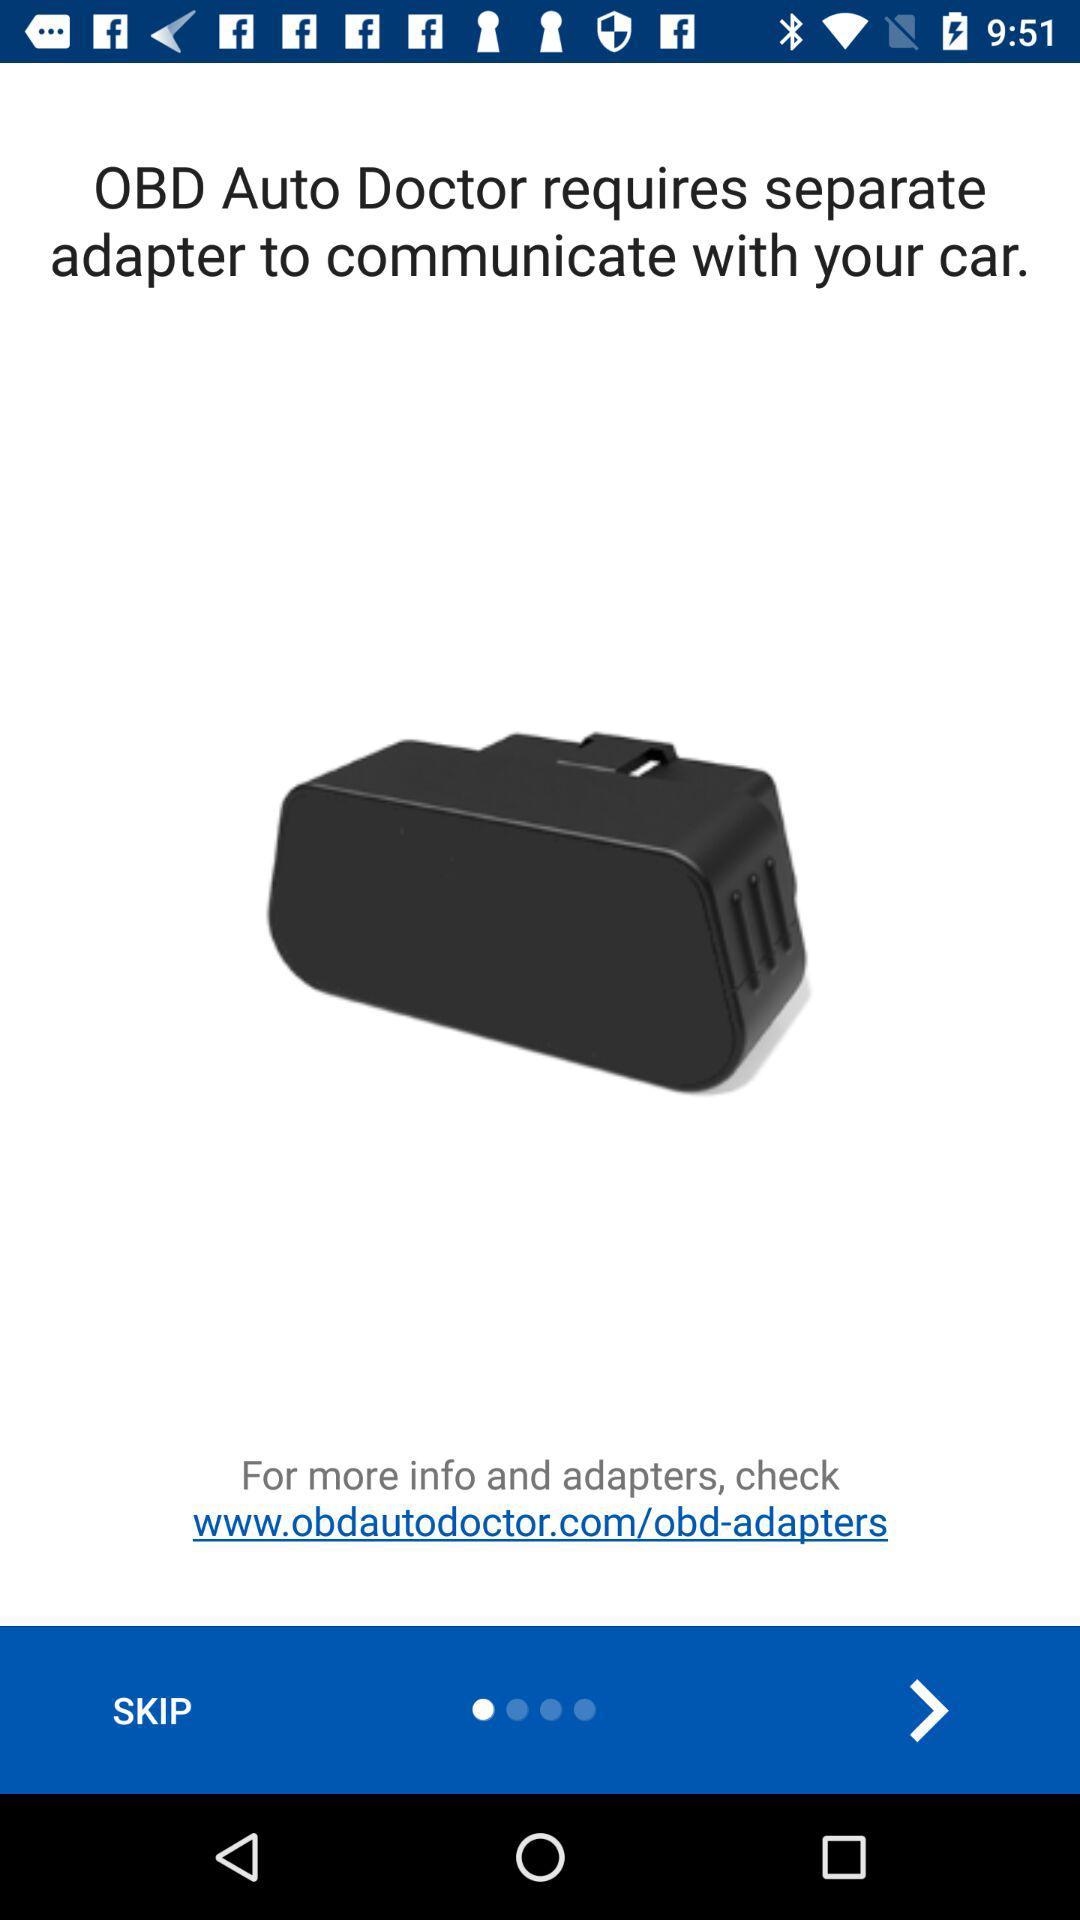 This screenshot has width=1080, height=1920. Describe the element at coordinates (927, 1709) in the screenshot. I see `item below the for more info item` at that location.